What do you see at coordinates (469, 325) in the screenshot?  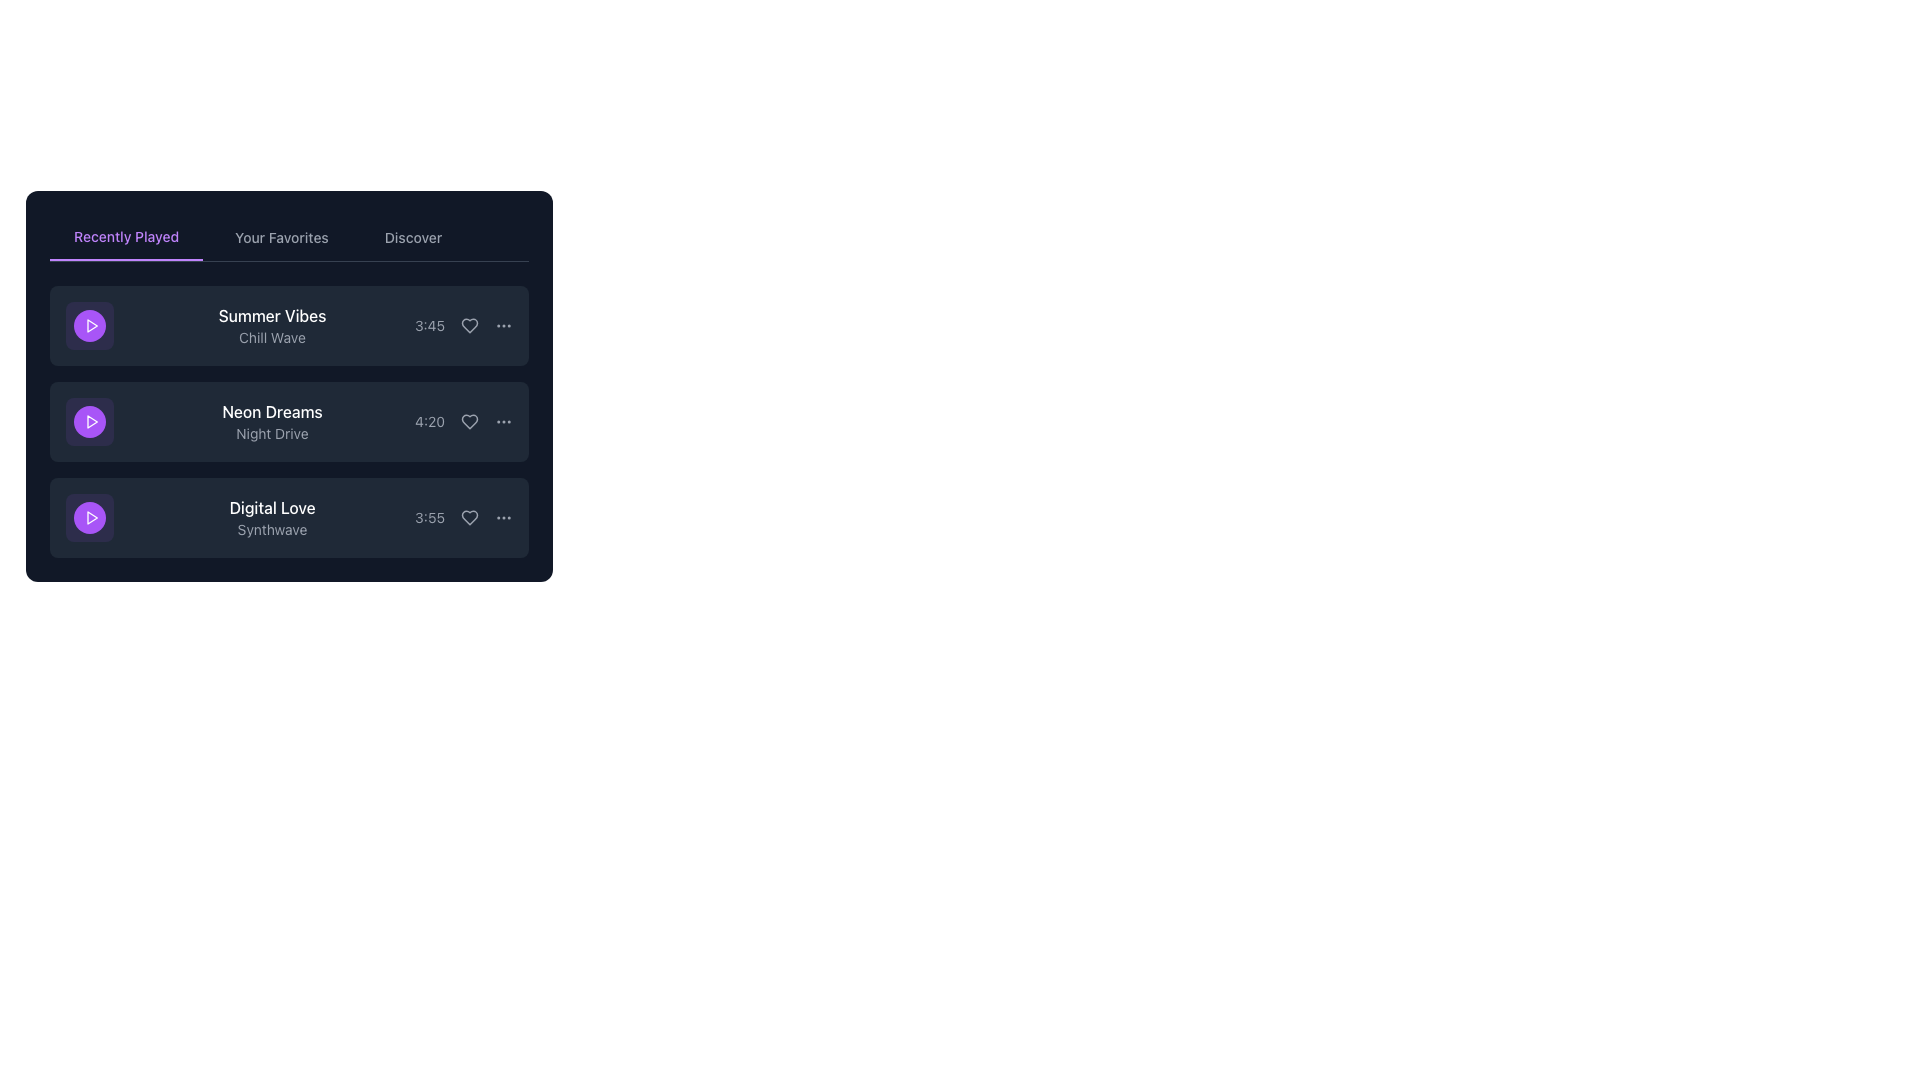 I see `the 'like' icon in the 'Recently Played' section` at bounding box center [469, 325].